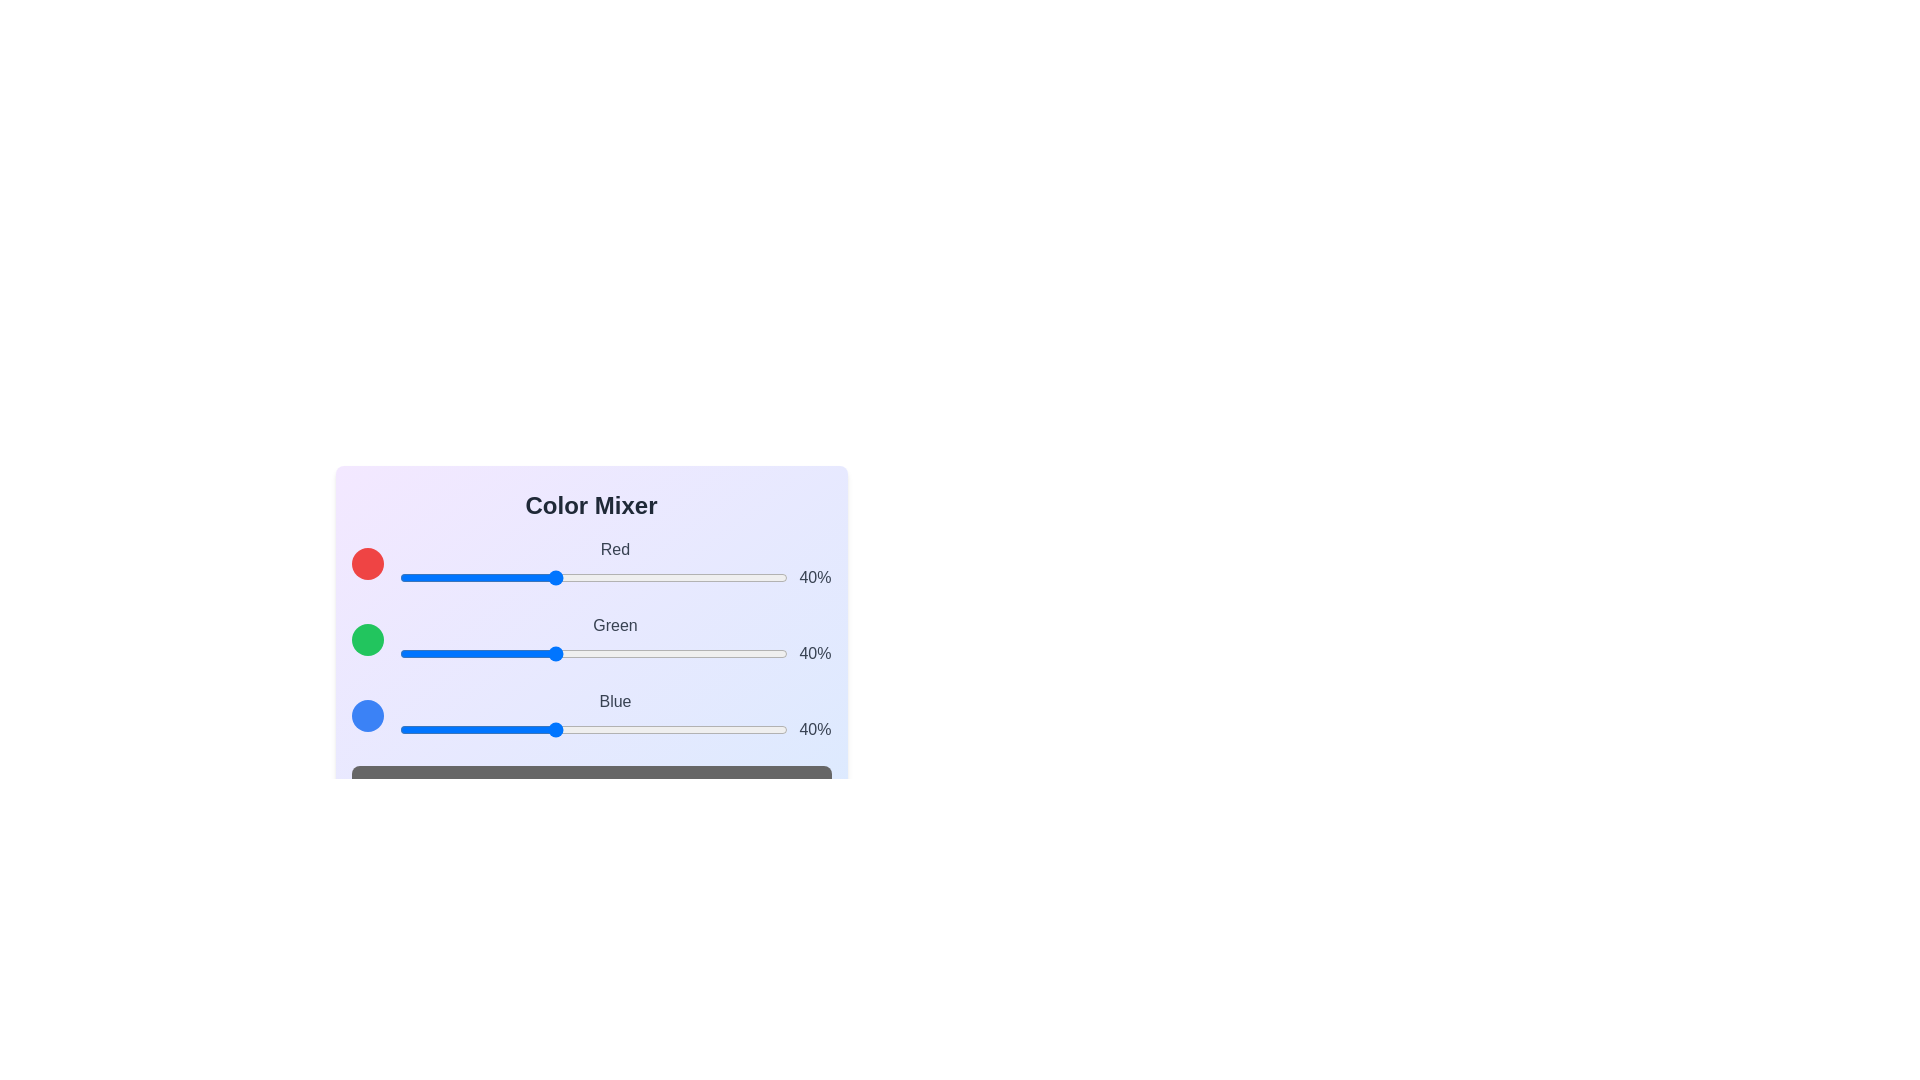 Image resolution: width=1920 pixels, height=1080 pixels. I want to click on the red color slider to 40%, so click(554, 578).